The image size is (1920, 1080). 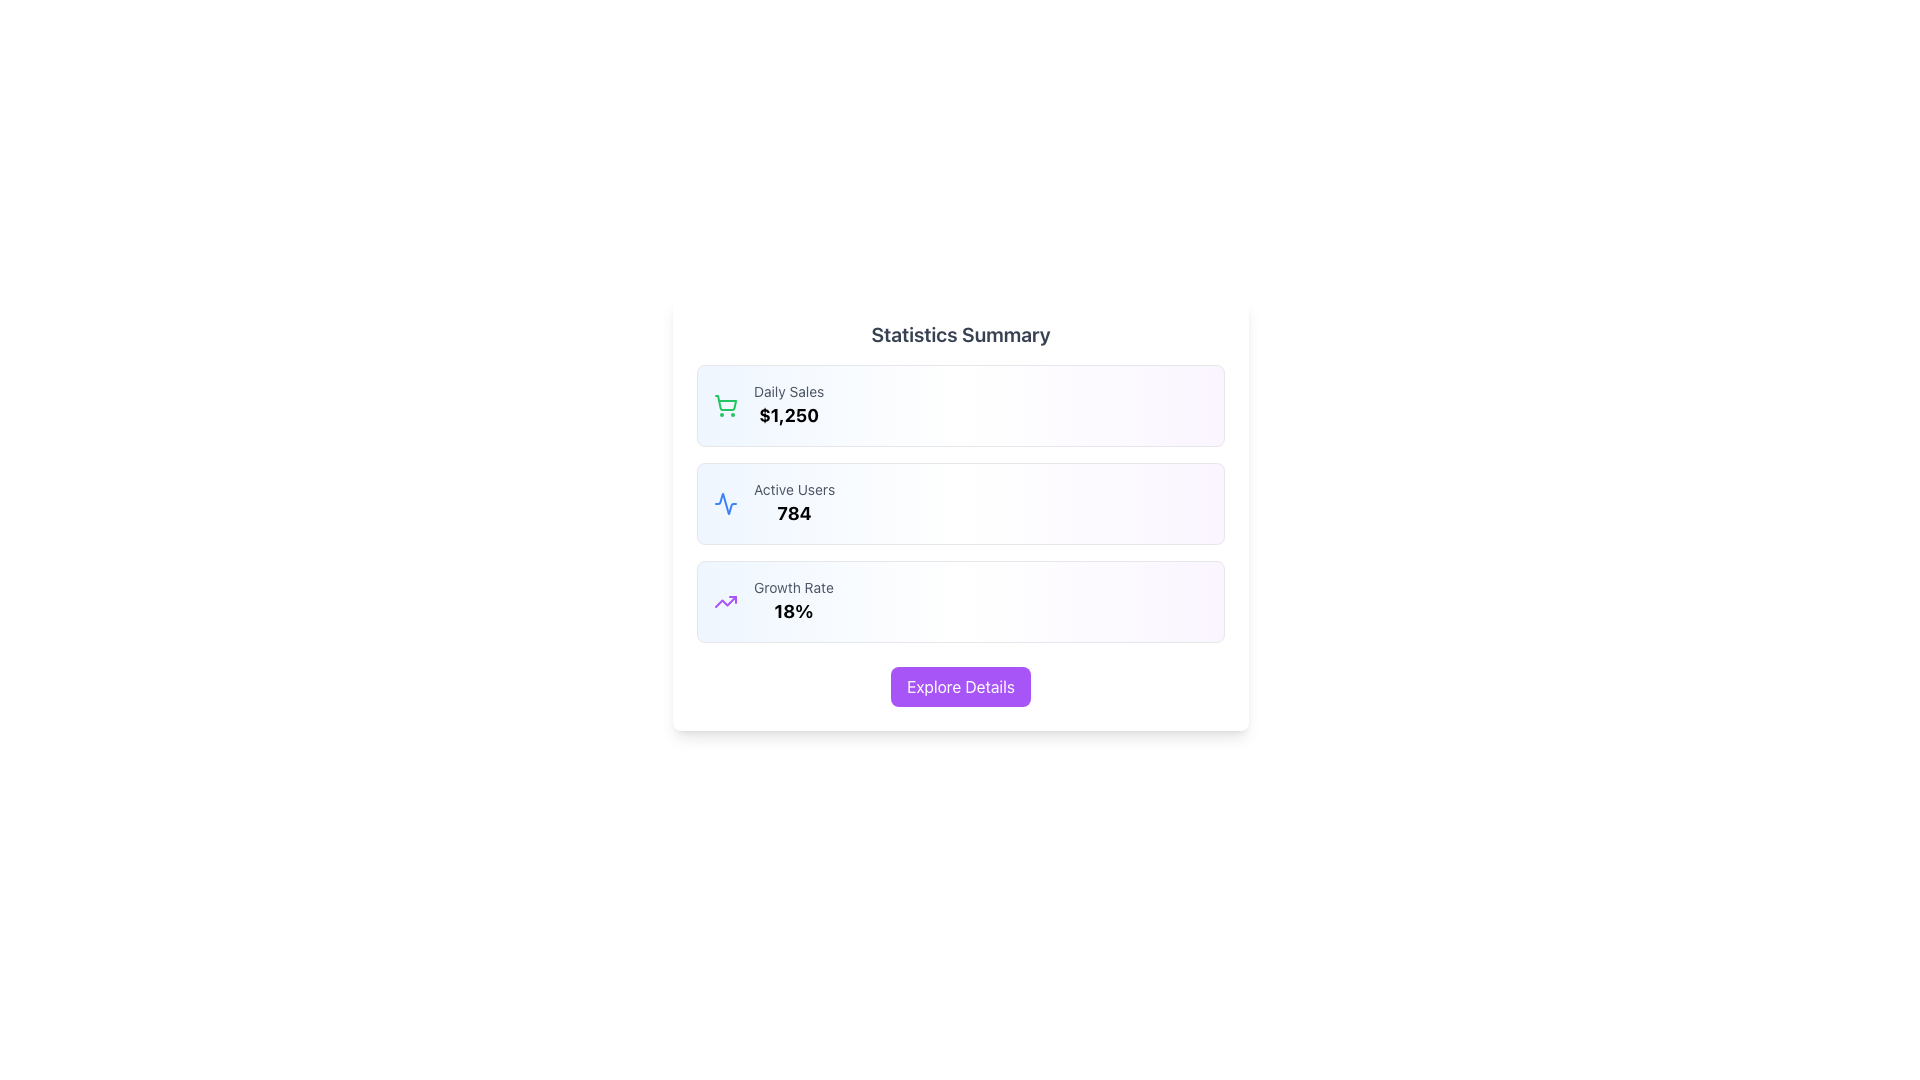 What do you see at coordinates (724, 405) in the screenshot?
I see `the ornamental shopping cart icon located at the top-left corner of the 'Daily Sales' panel, which visually represents sales statistics but is non-interactive` at bounding box center [724, 405].